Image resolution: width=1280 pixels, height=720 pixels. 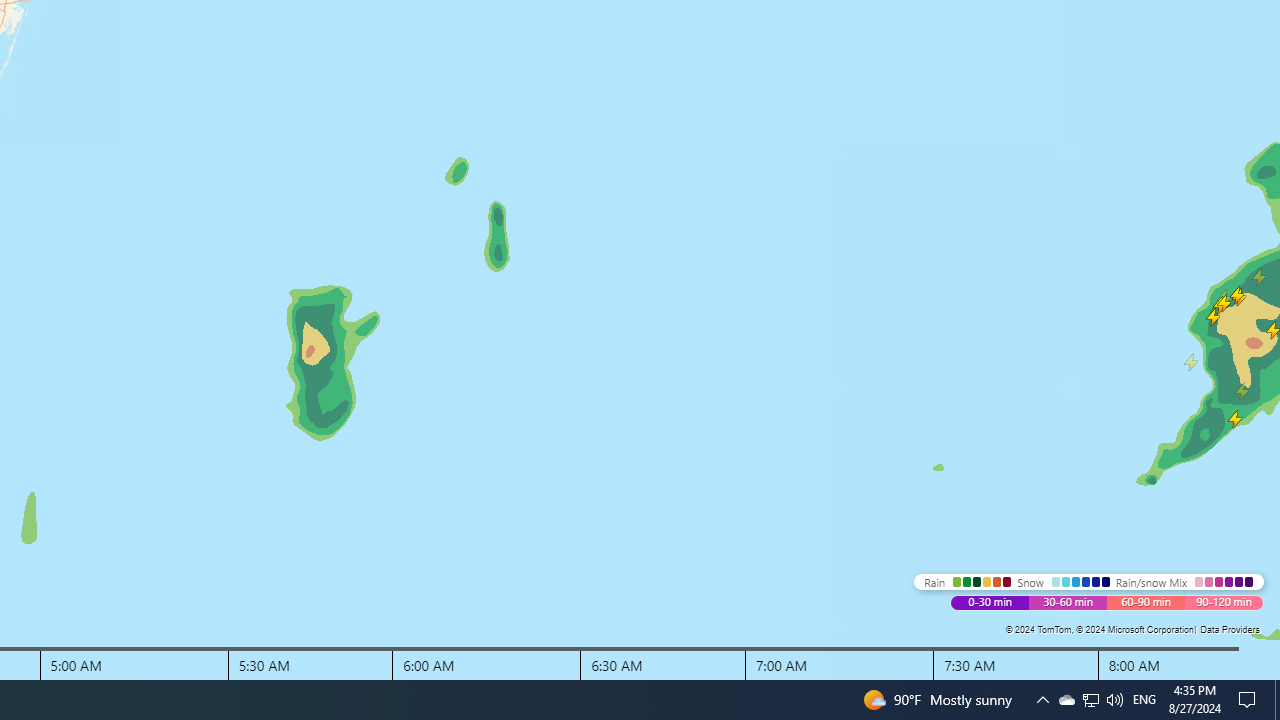 I want to click on 'Tray Input Indicator - English (United States)', so click(x=1144, y=698).